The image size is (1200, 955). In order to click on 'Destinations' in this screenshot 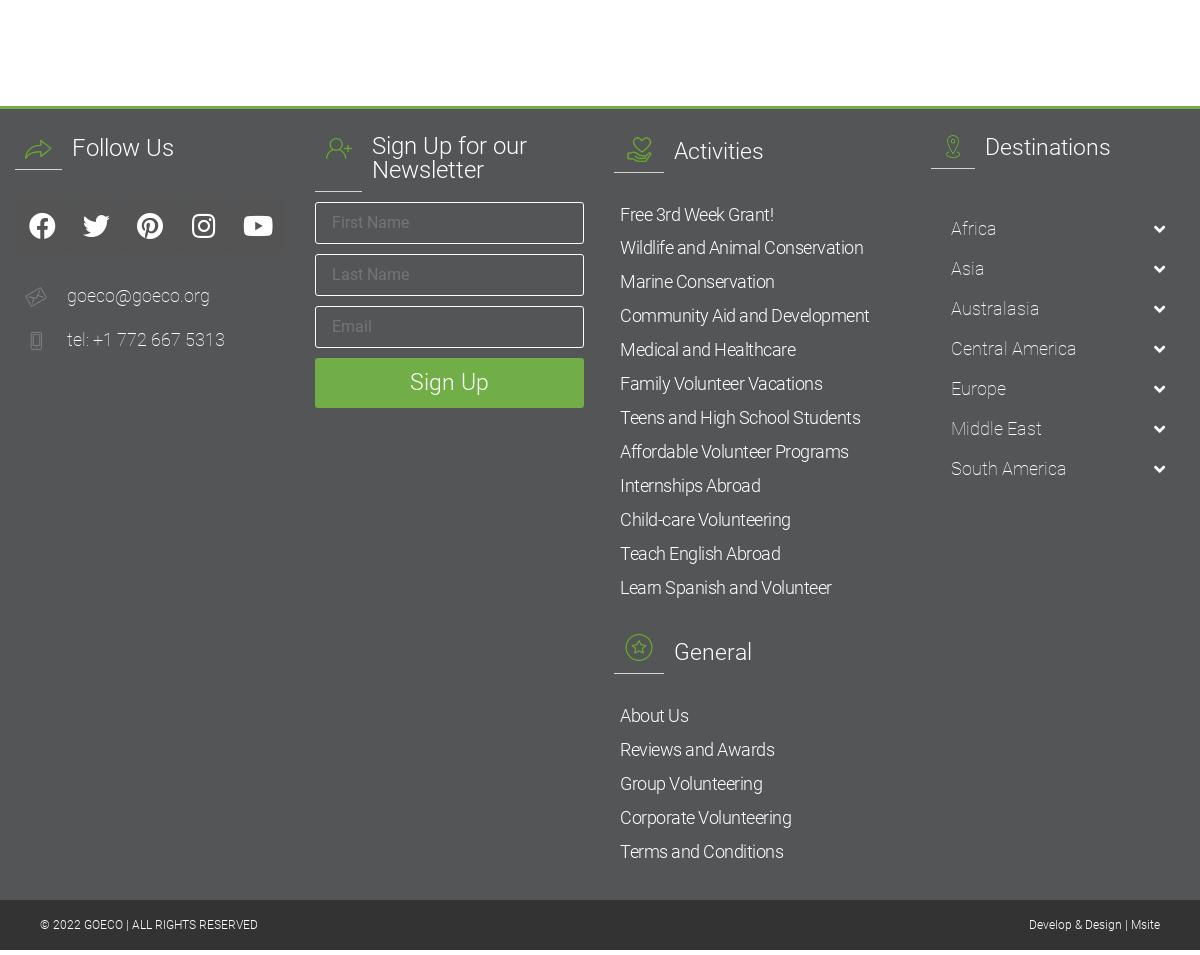, I will do `click(1047, 145)`.